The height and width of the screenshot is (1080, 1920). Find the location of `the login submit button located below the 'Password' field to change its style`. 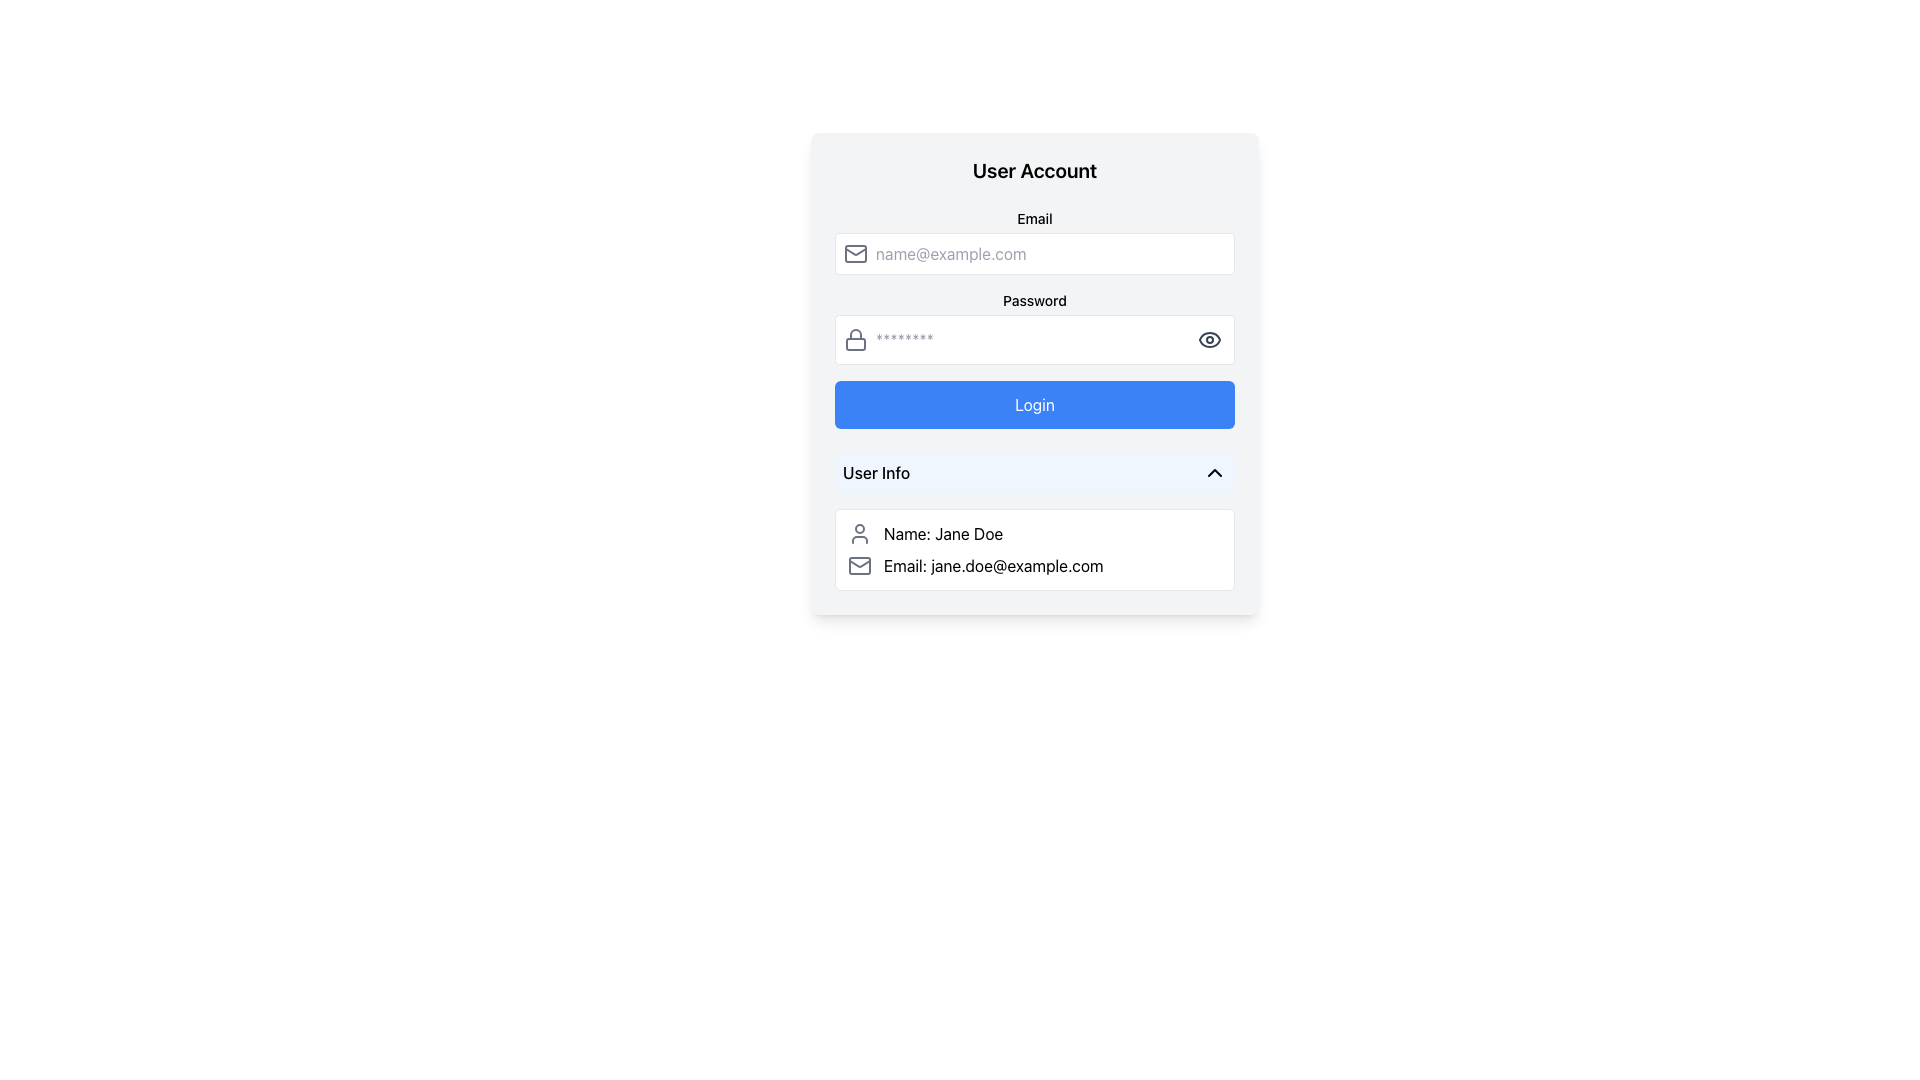

the login submit button located below the 'Password' field to change its style is located at coordinates (1035, 374).